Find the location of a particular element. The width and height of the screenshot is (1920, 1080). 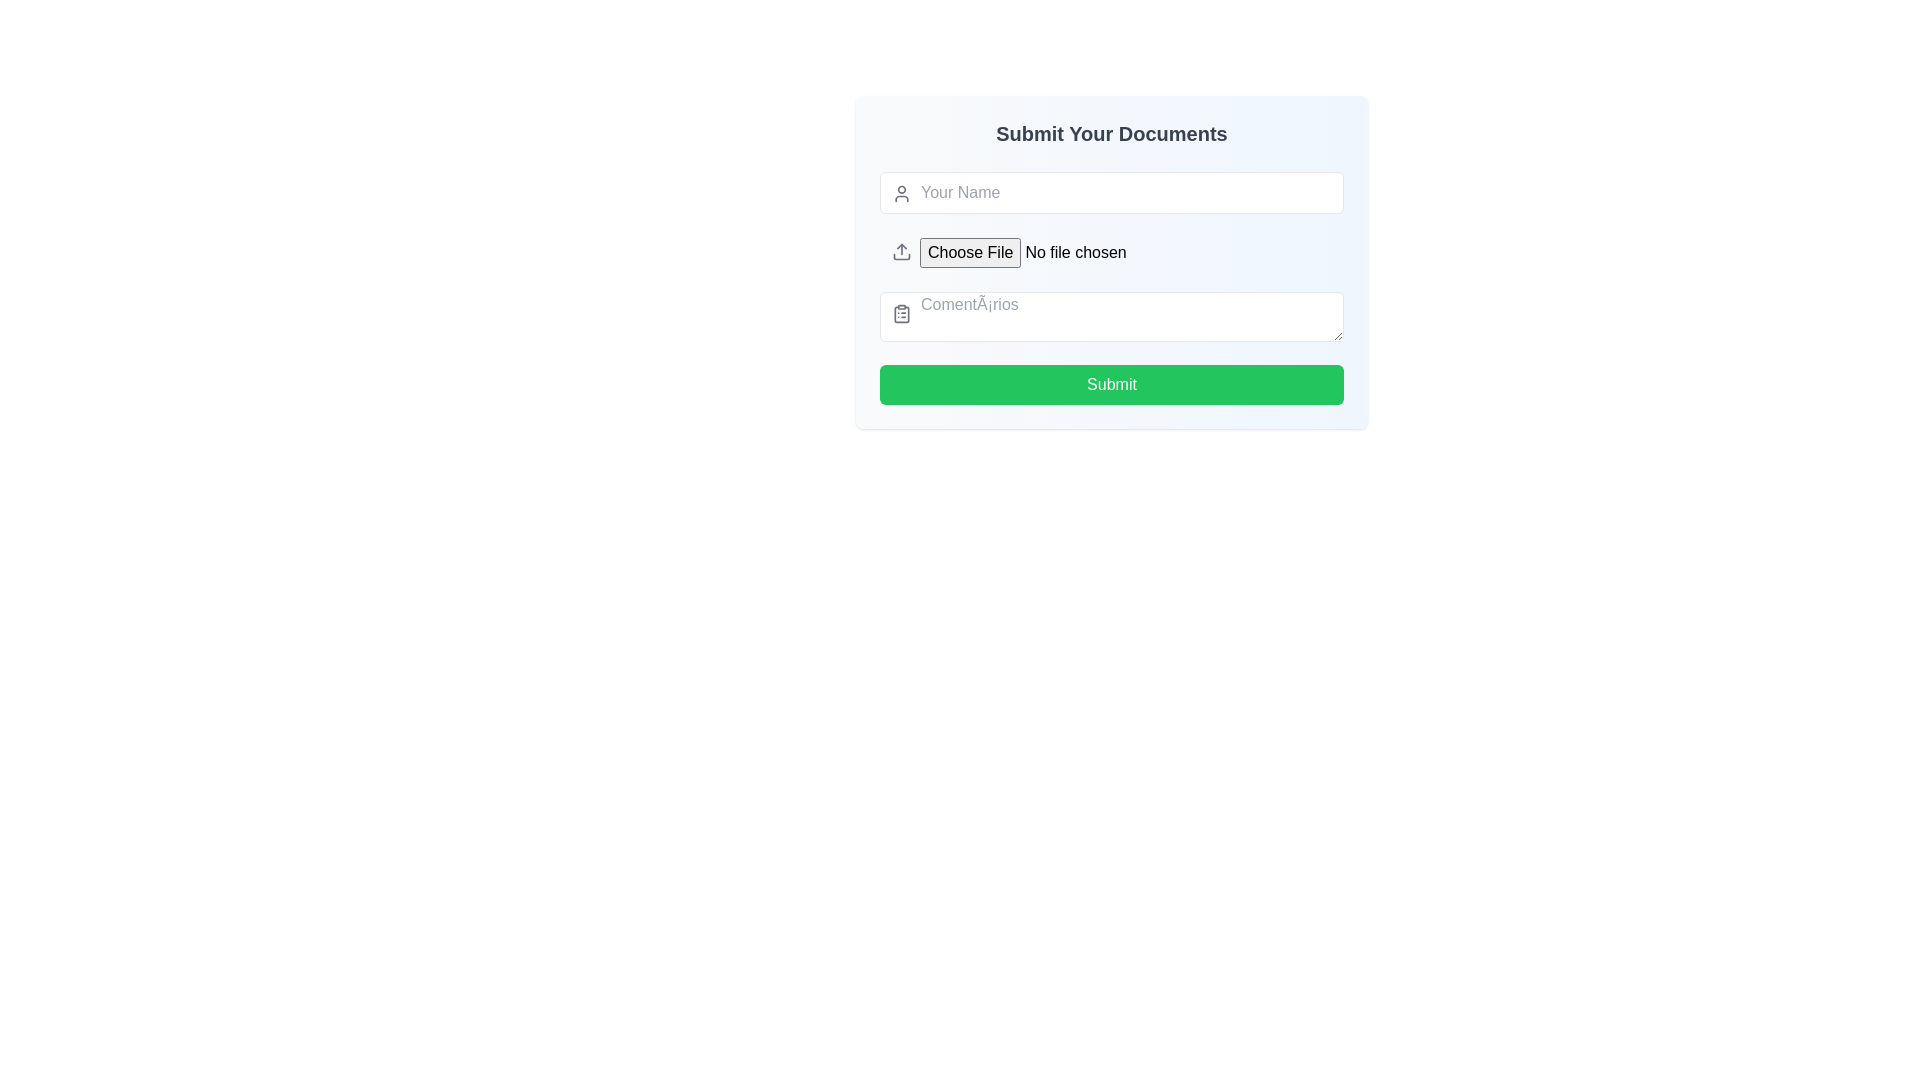

the upload icon element located to the left of the 'Choose File' button in the 'Submit Your Documents' form is located at coordinates (901, 250).